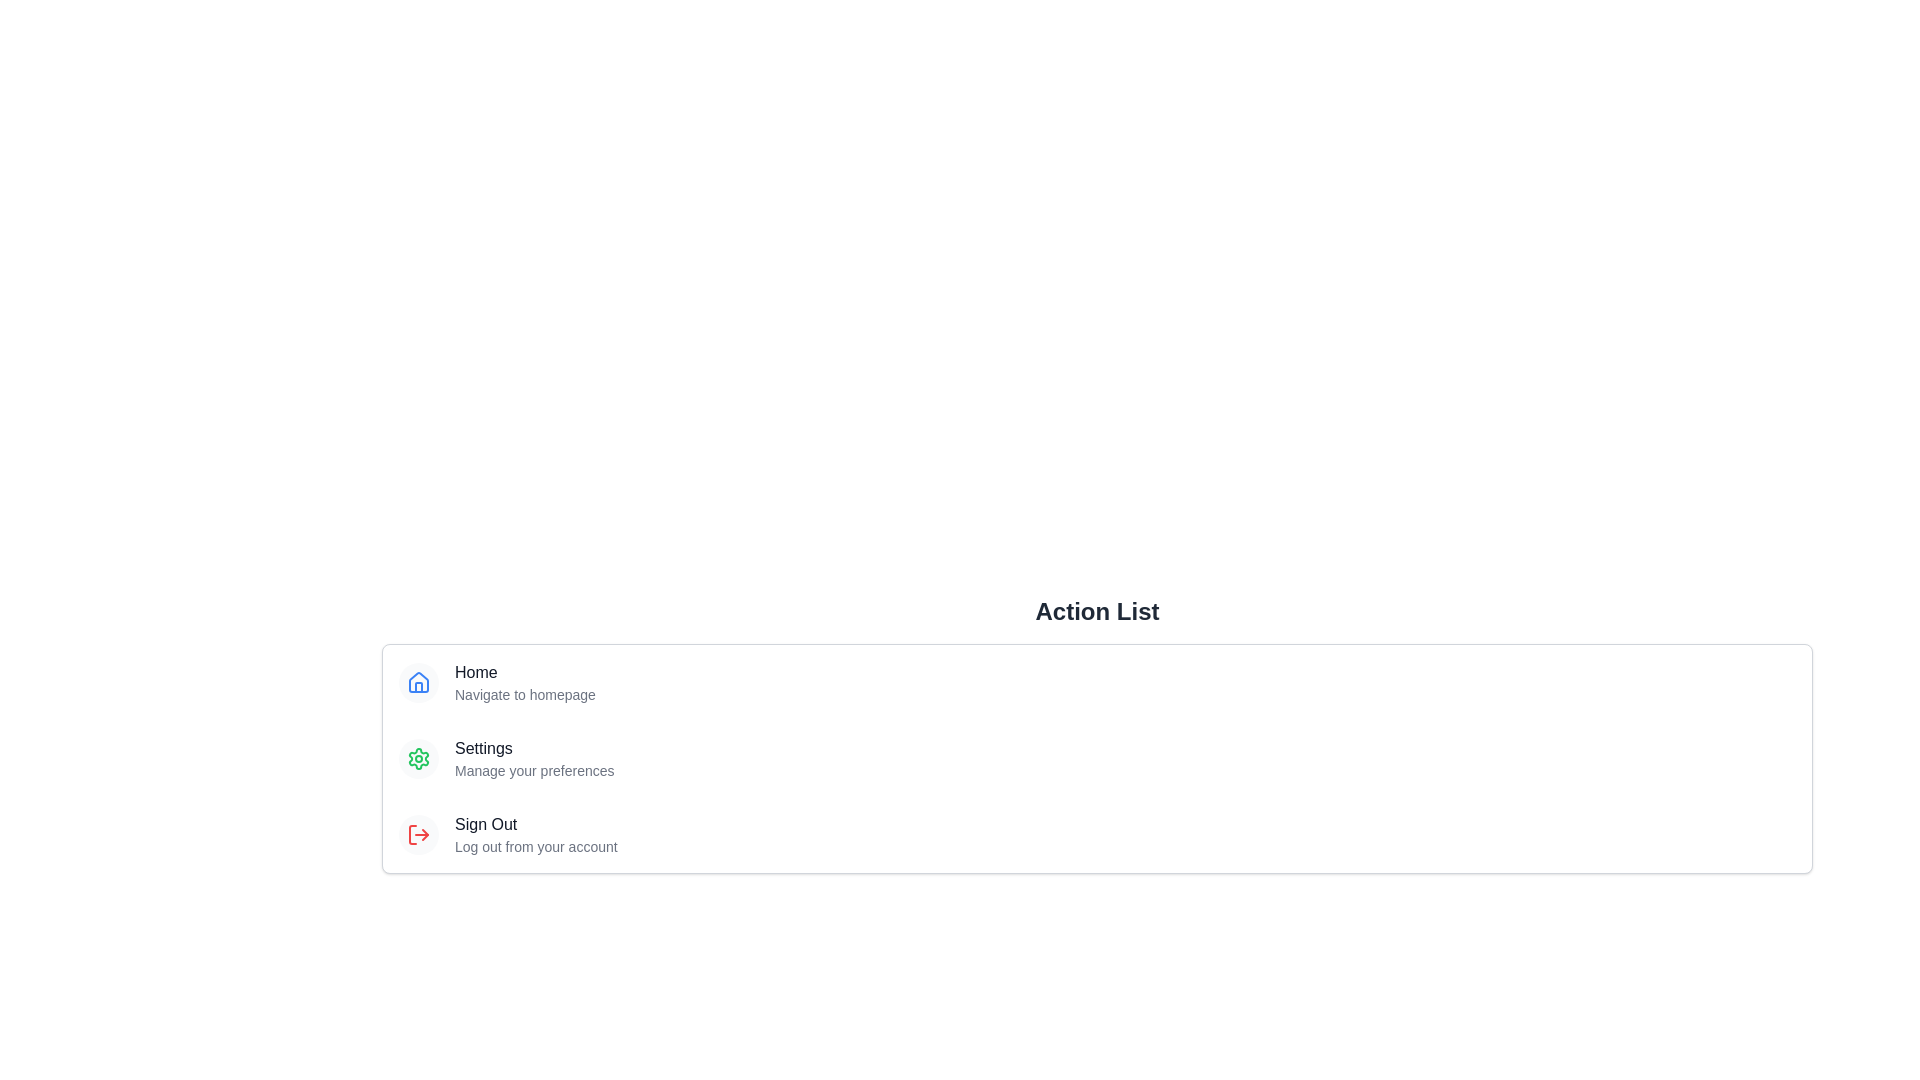  What do you see at coordinates (525, 693) in the screenshot?
I see `the static text element displaying 'Navigate to homepage', which is styled in light gray and positioned below the 'Home' label` at bounding box center [525, 693].